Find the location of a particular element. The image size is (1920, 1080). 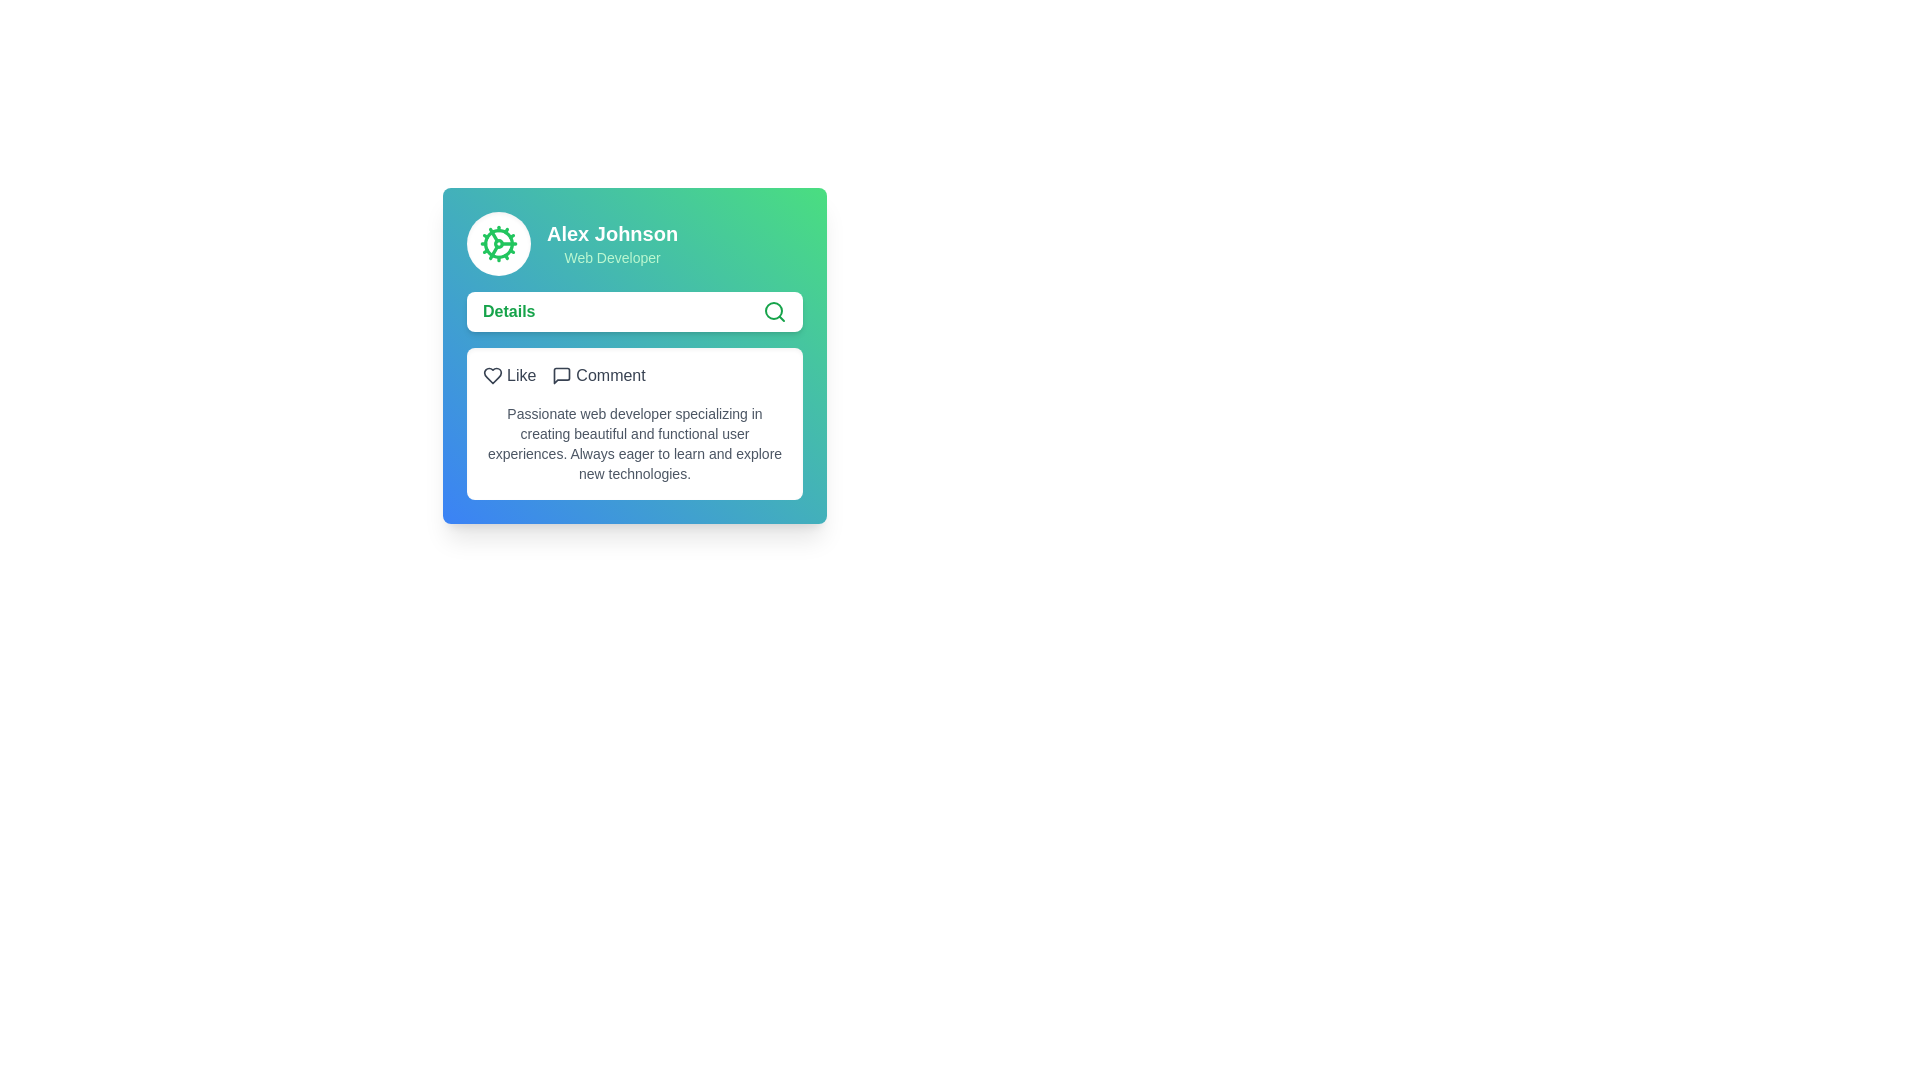

the heart icon used for expressing liking, which is positioned to the left of the text label 'Like' and to the right of the profile picture area within the user details panel is located at coordinates (493, 375).